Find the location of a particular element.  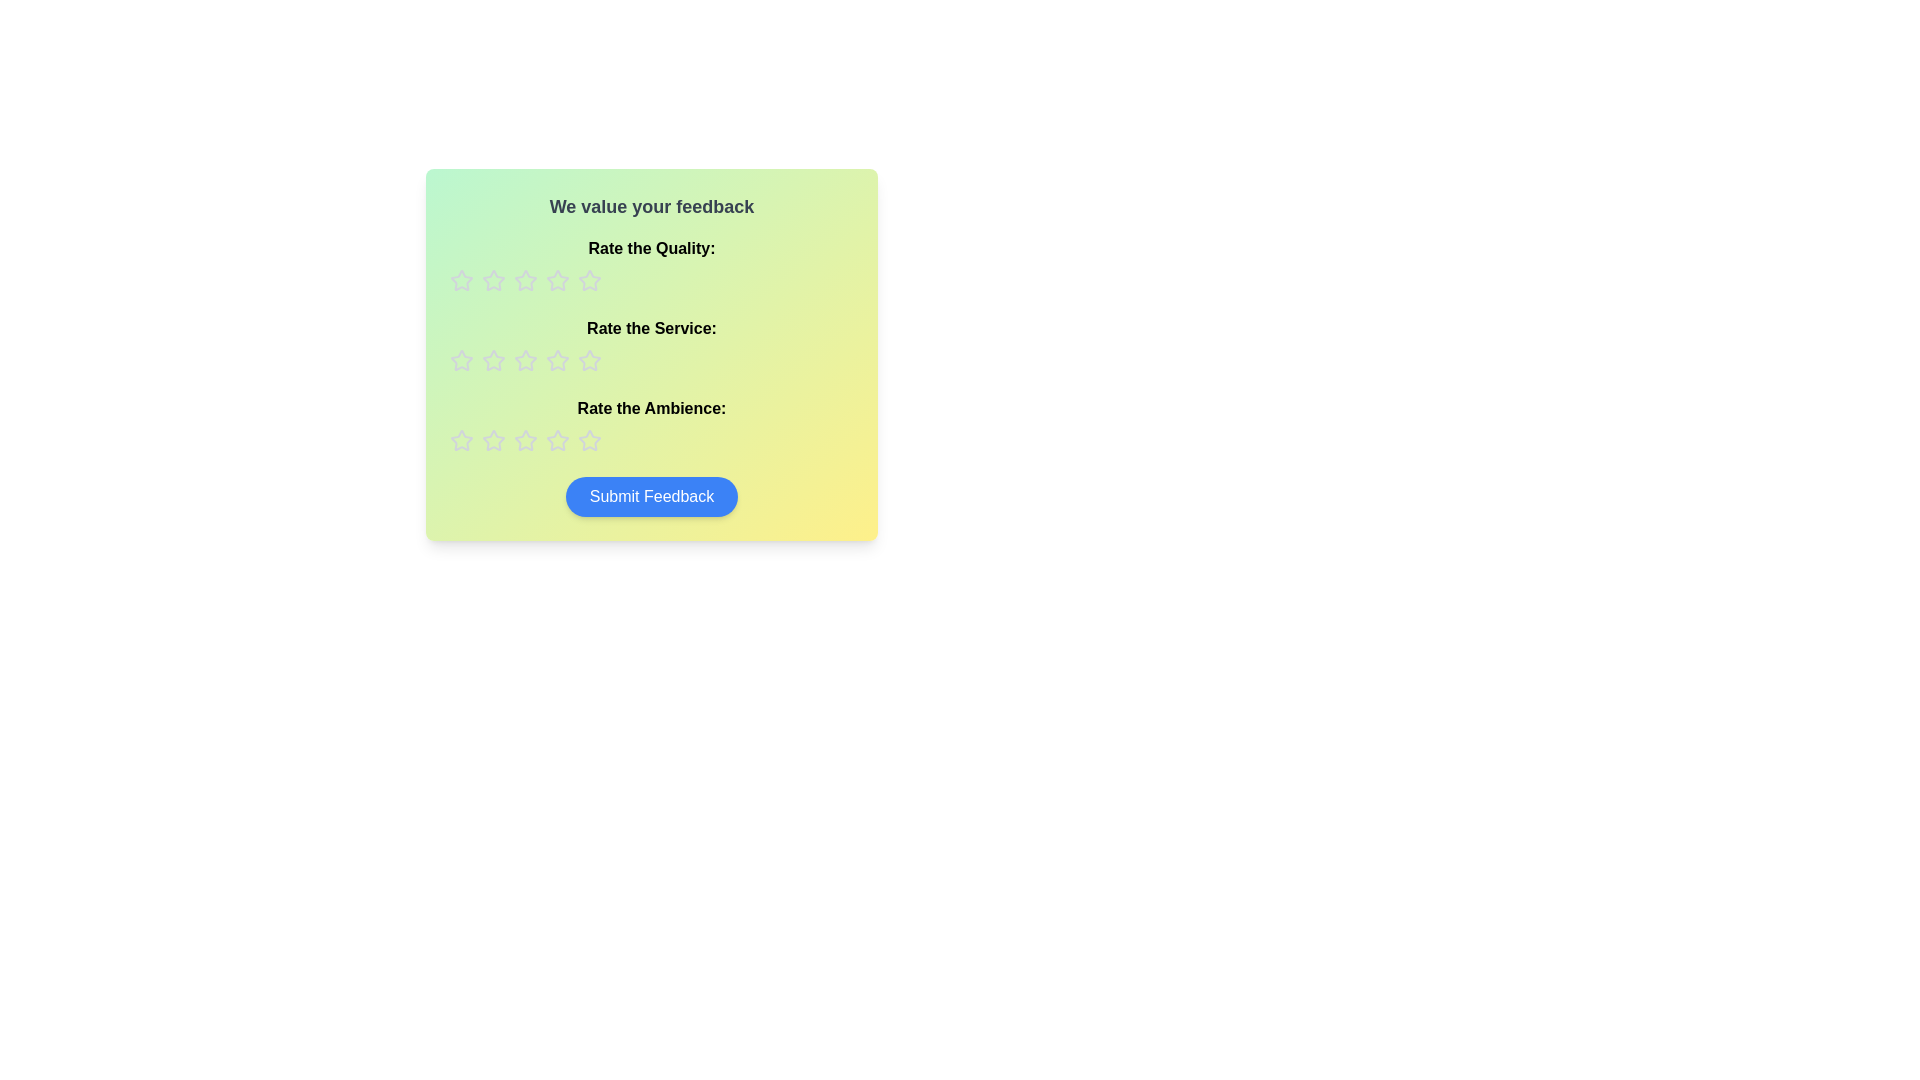

text from the heading Text Label that introduces the feedback form, located at the top of the form above rating sections is located at coordinates (652, 207).